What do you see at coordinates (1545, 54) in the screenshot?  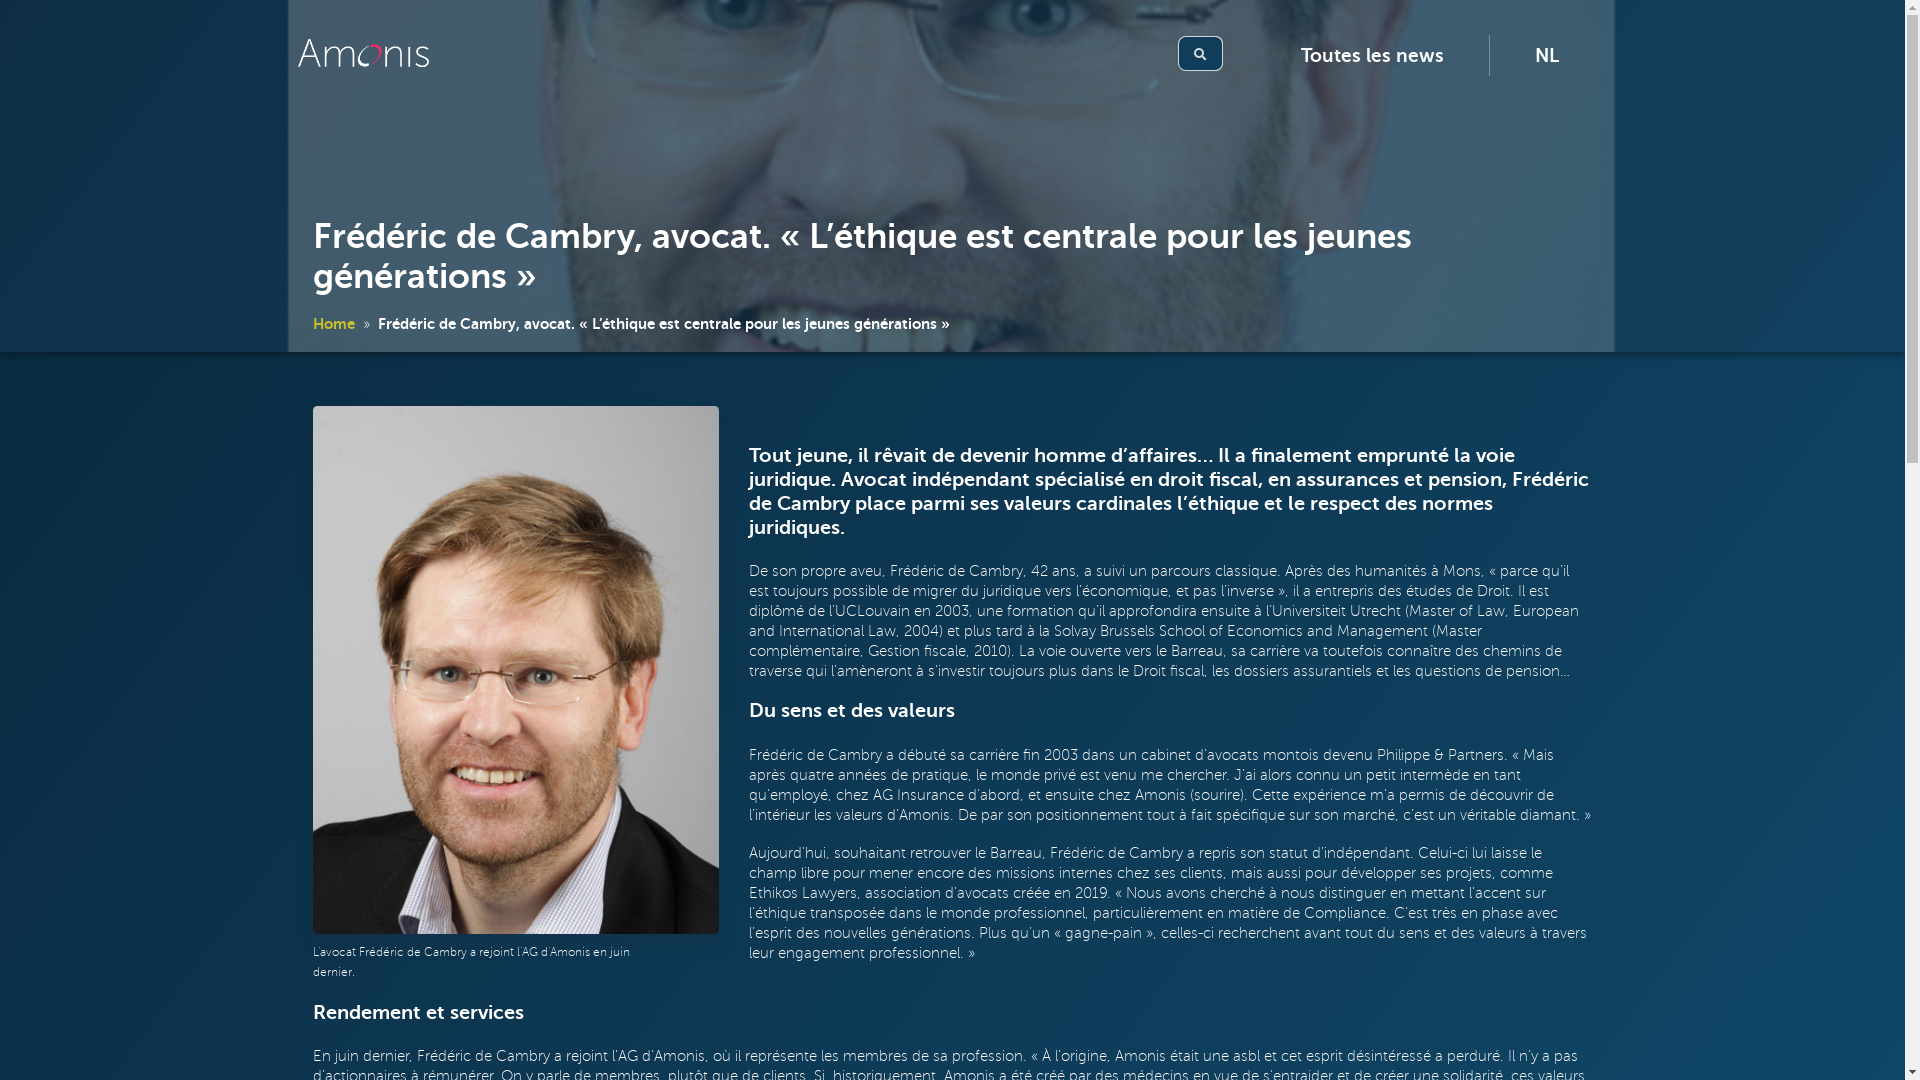 I see `'NL'` at bounding box center [1545, 54].